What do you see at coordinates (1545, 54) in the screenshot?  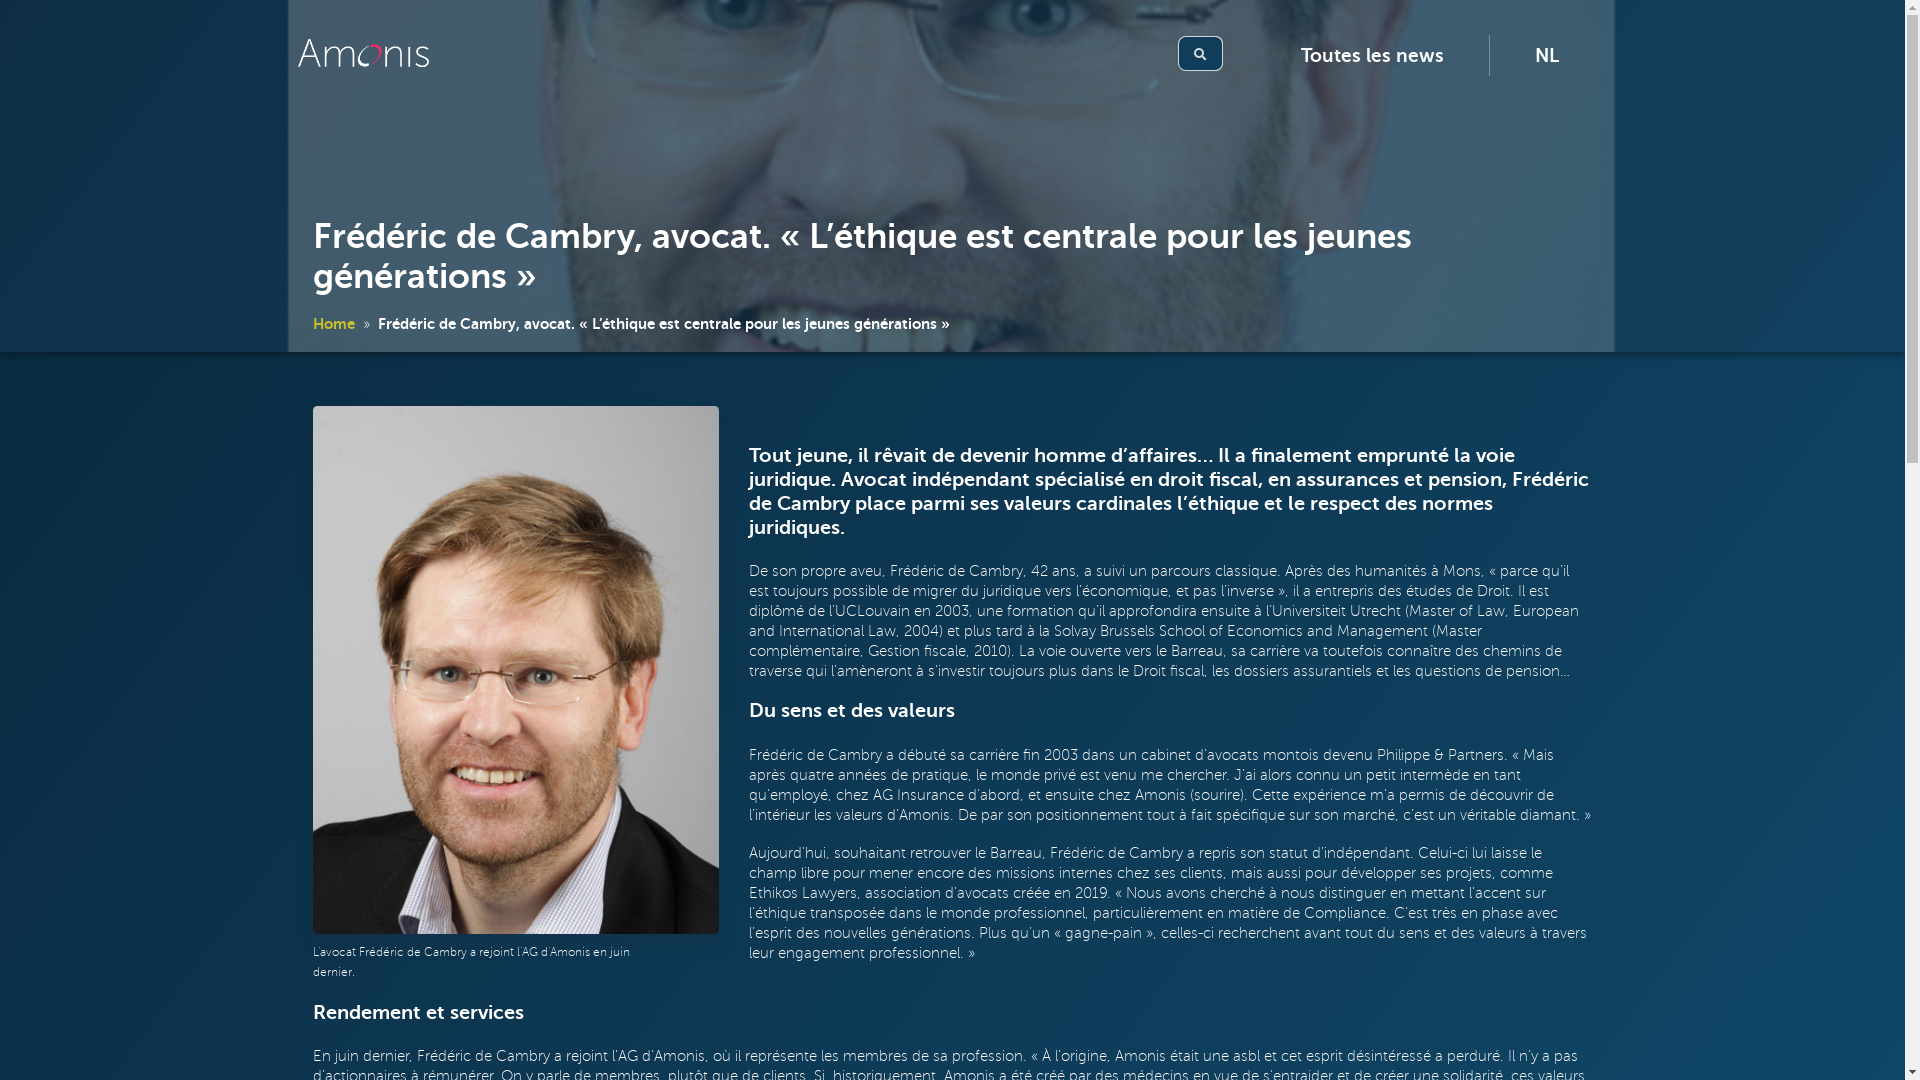 I see `'NL'` at bounding box center [1545, 54].